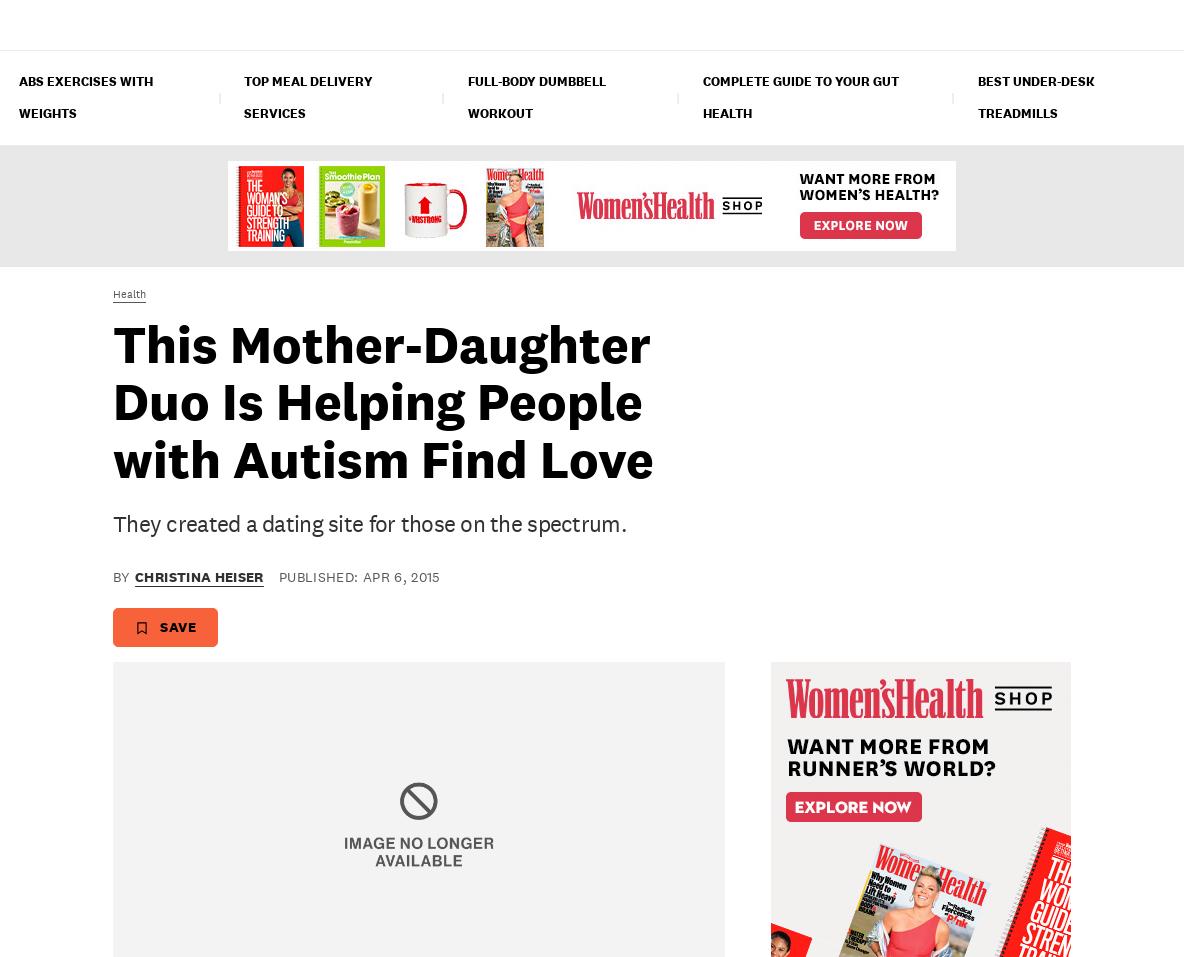  I want to click on 'Candace Cameron Bure Crushes A Workout On IG', so click(189, 61).